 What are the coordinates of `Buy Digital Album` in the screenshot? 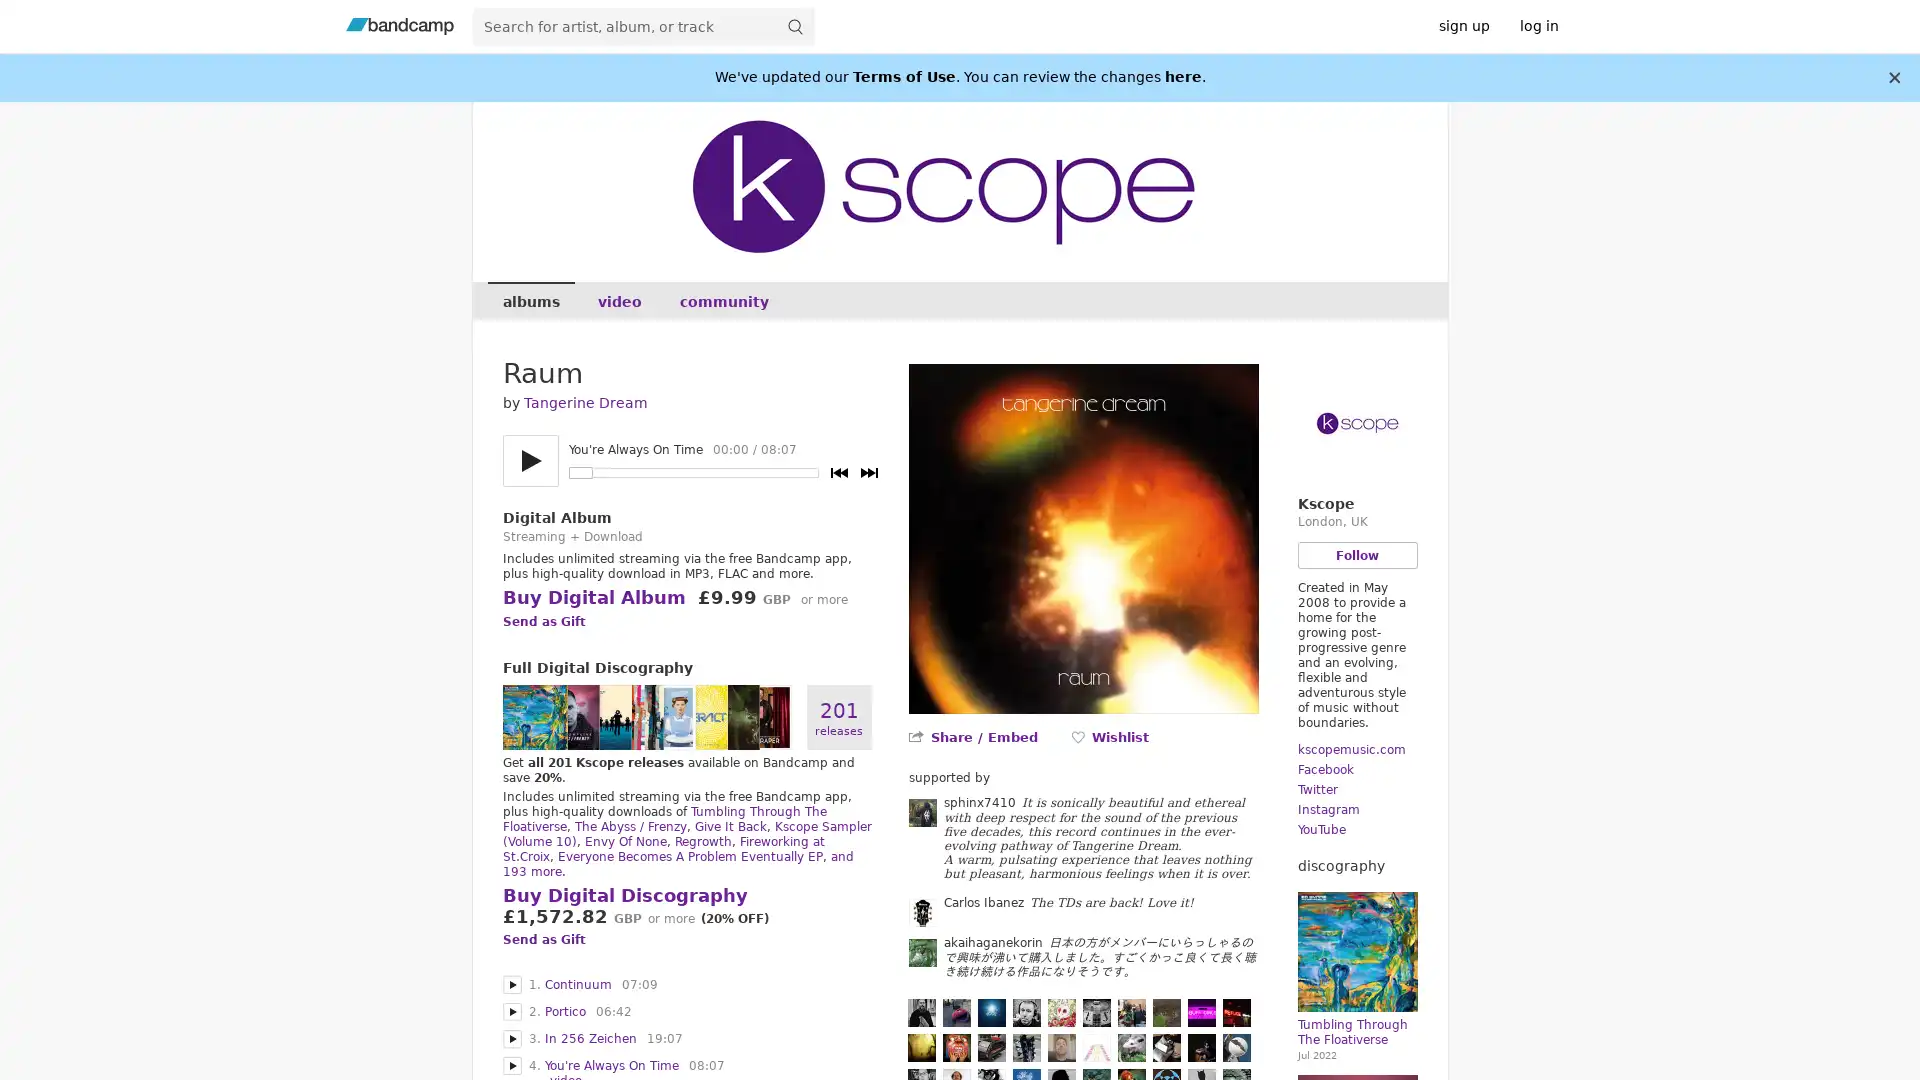 It's located at (592, 596).